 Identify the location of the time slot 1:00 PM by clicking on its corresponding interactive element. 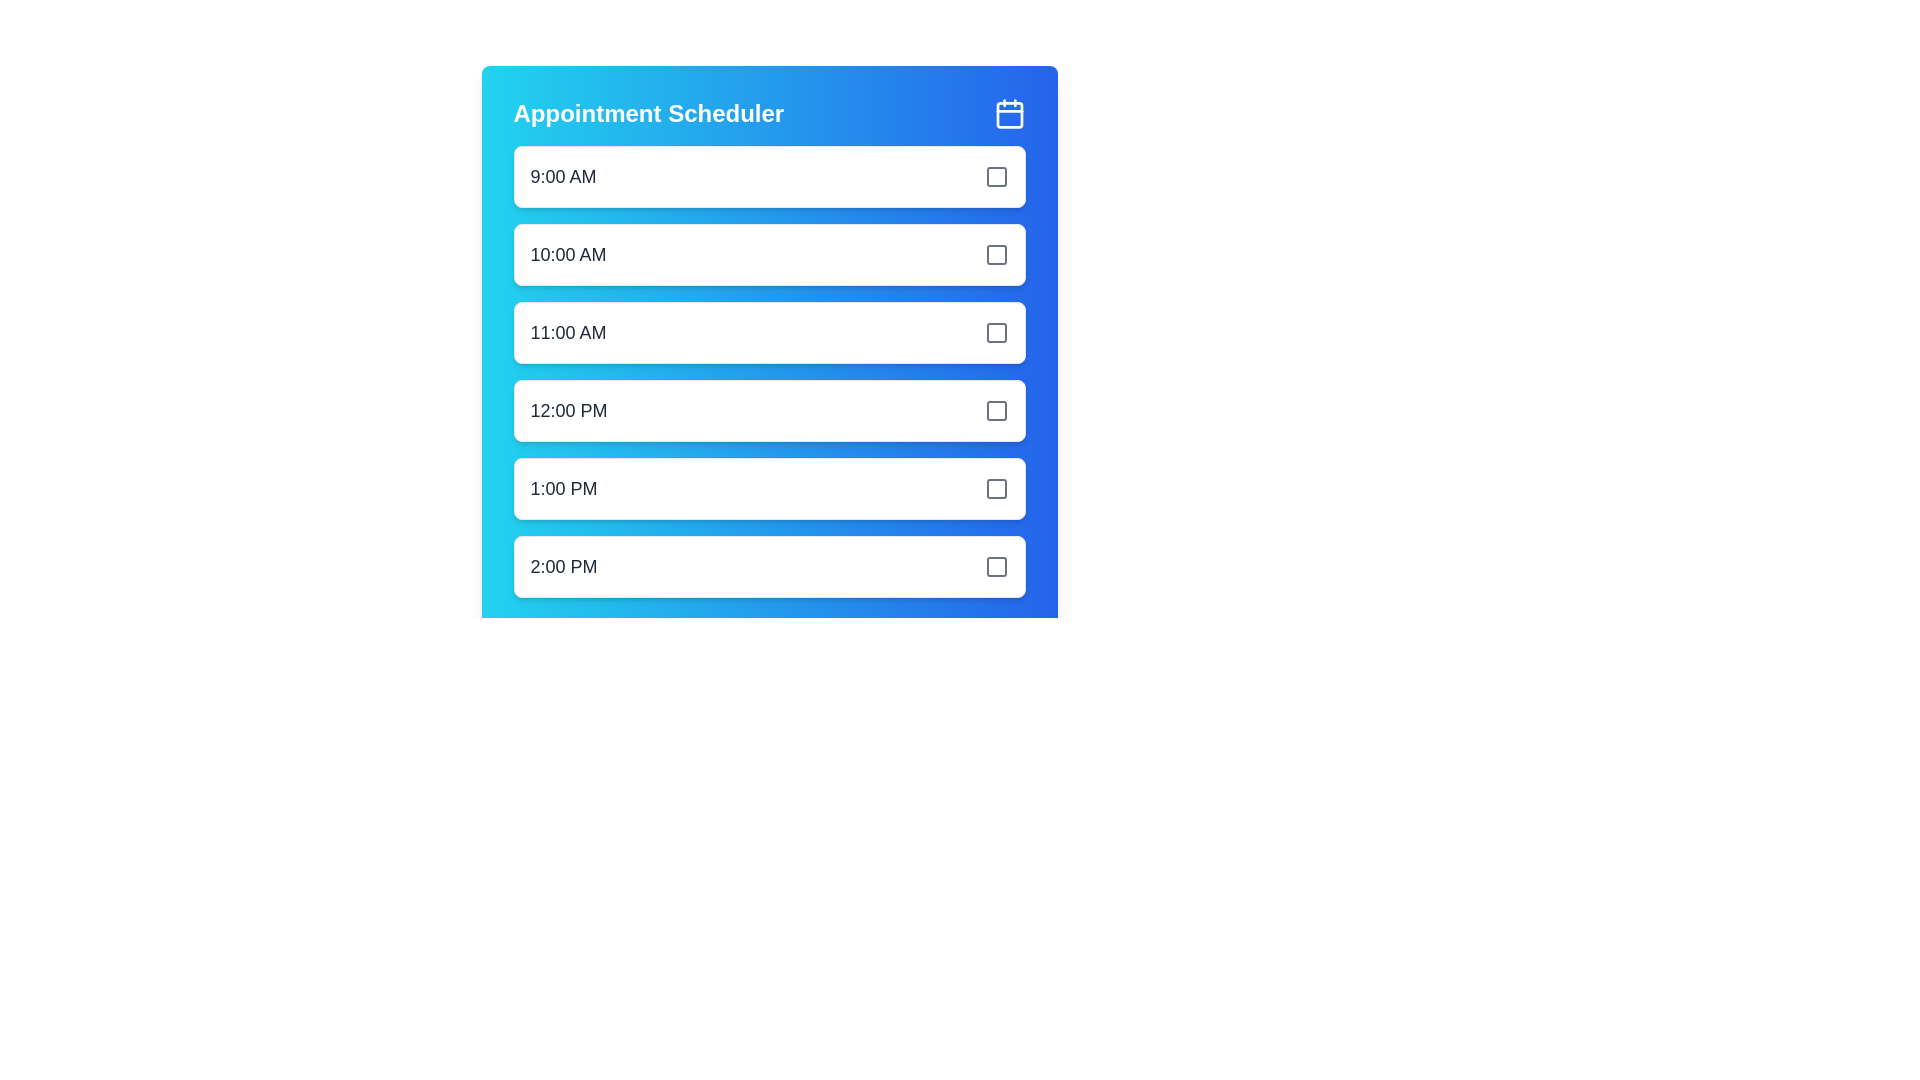
(768, 489).